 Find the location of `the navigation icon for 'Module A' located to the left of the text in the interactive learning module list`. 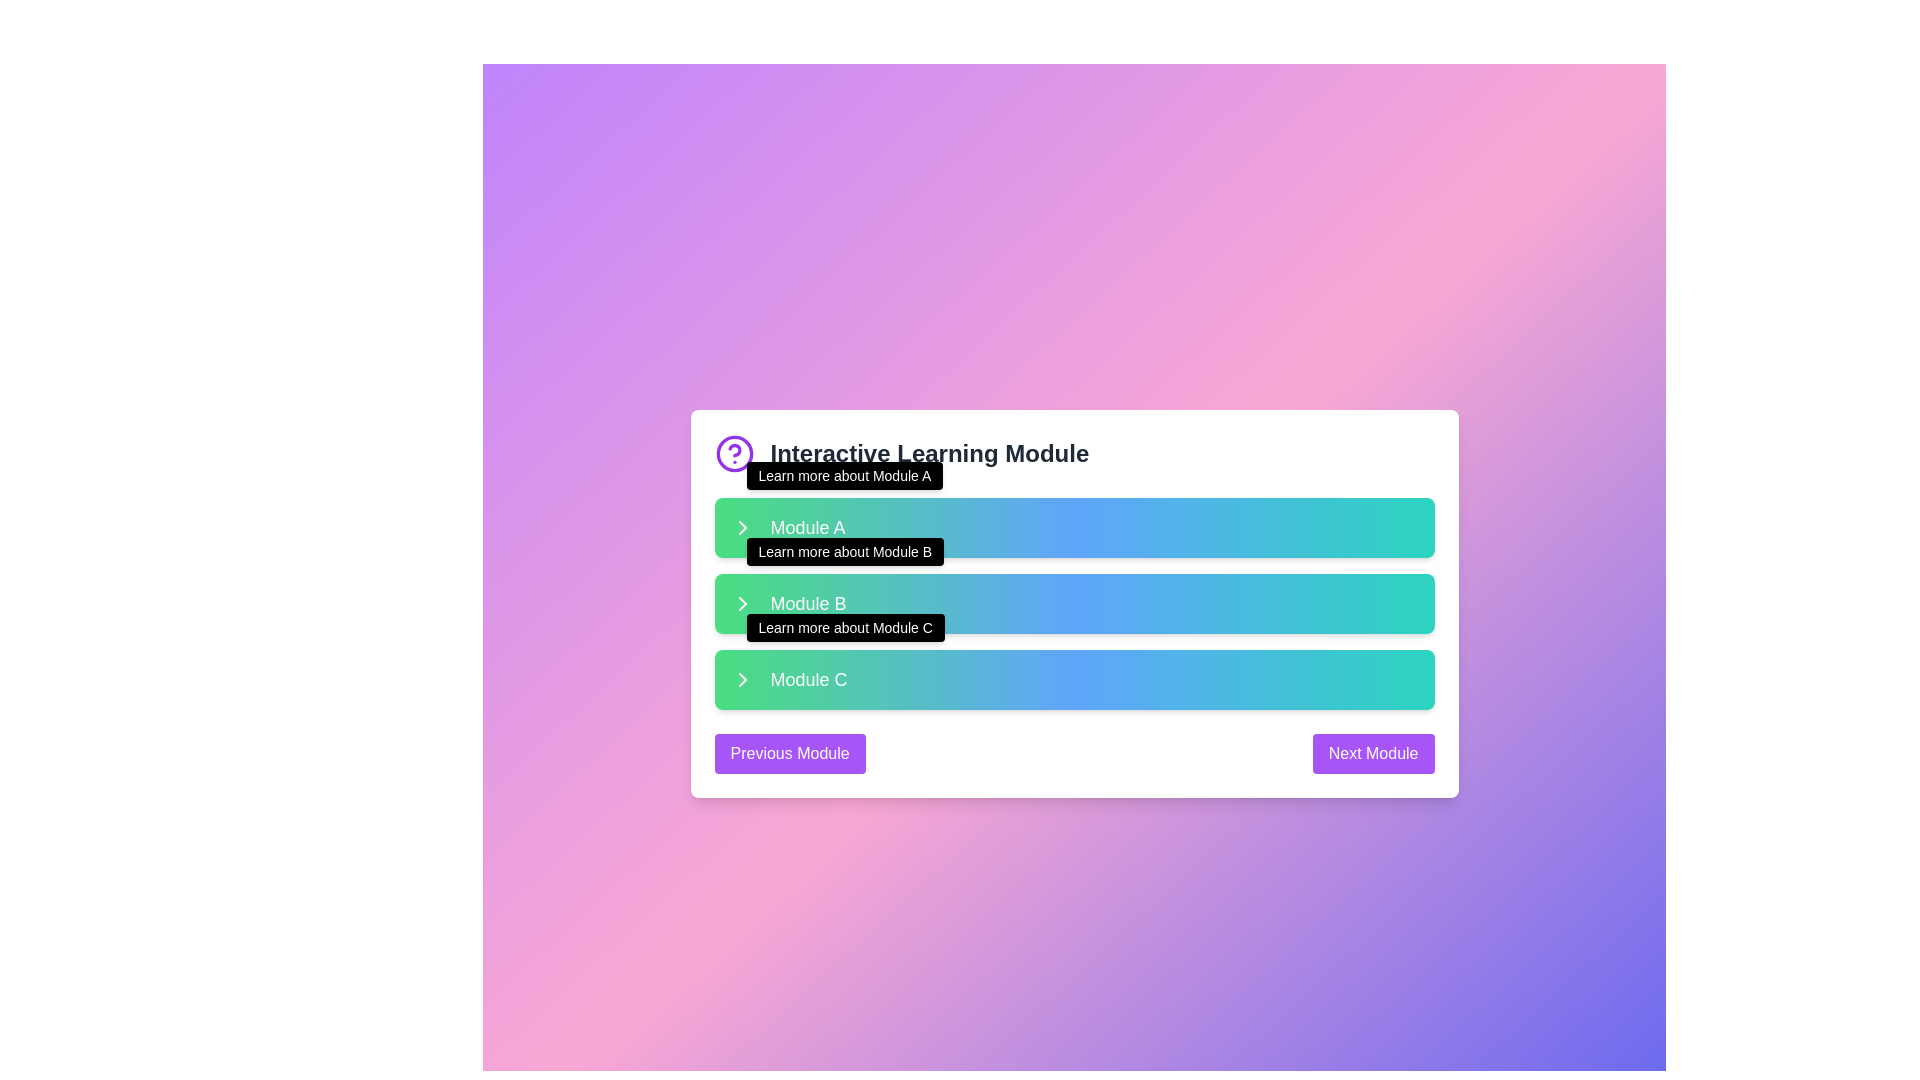

the navigation icon for 'Module A' located to the left of the text in the interactive learning module list is located at coordinates (741, 527).